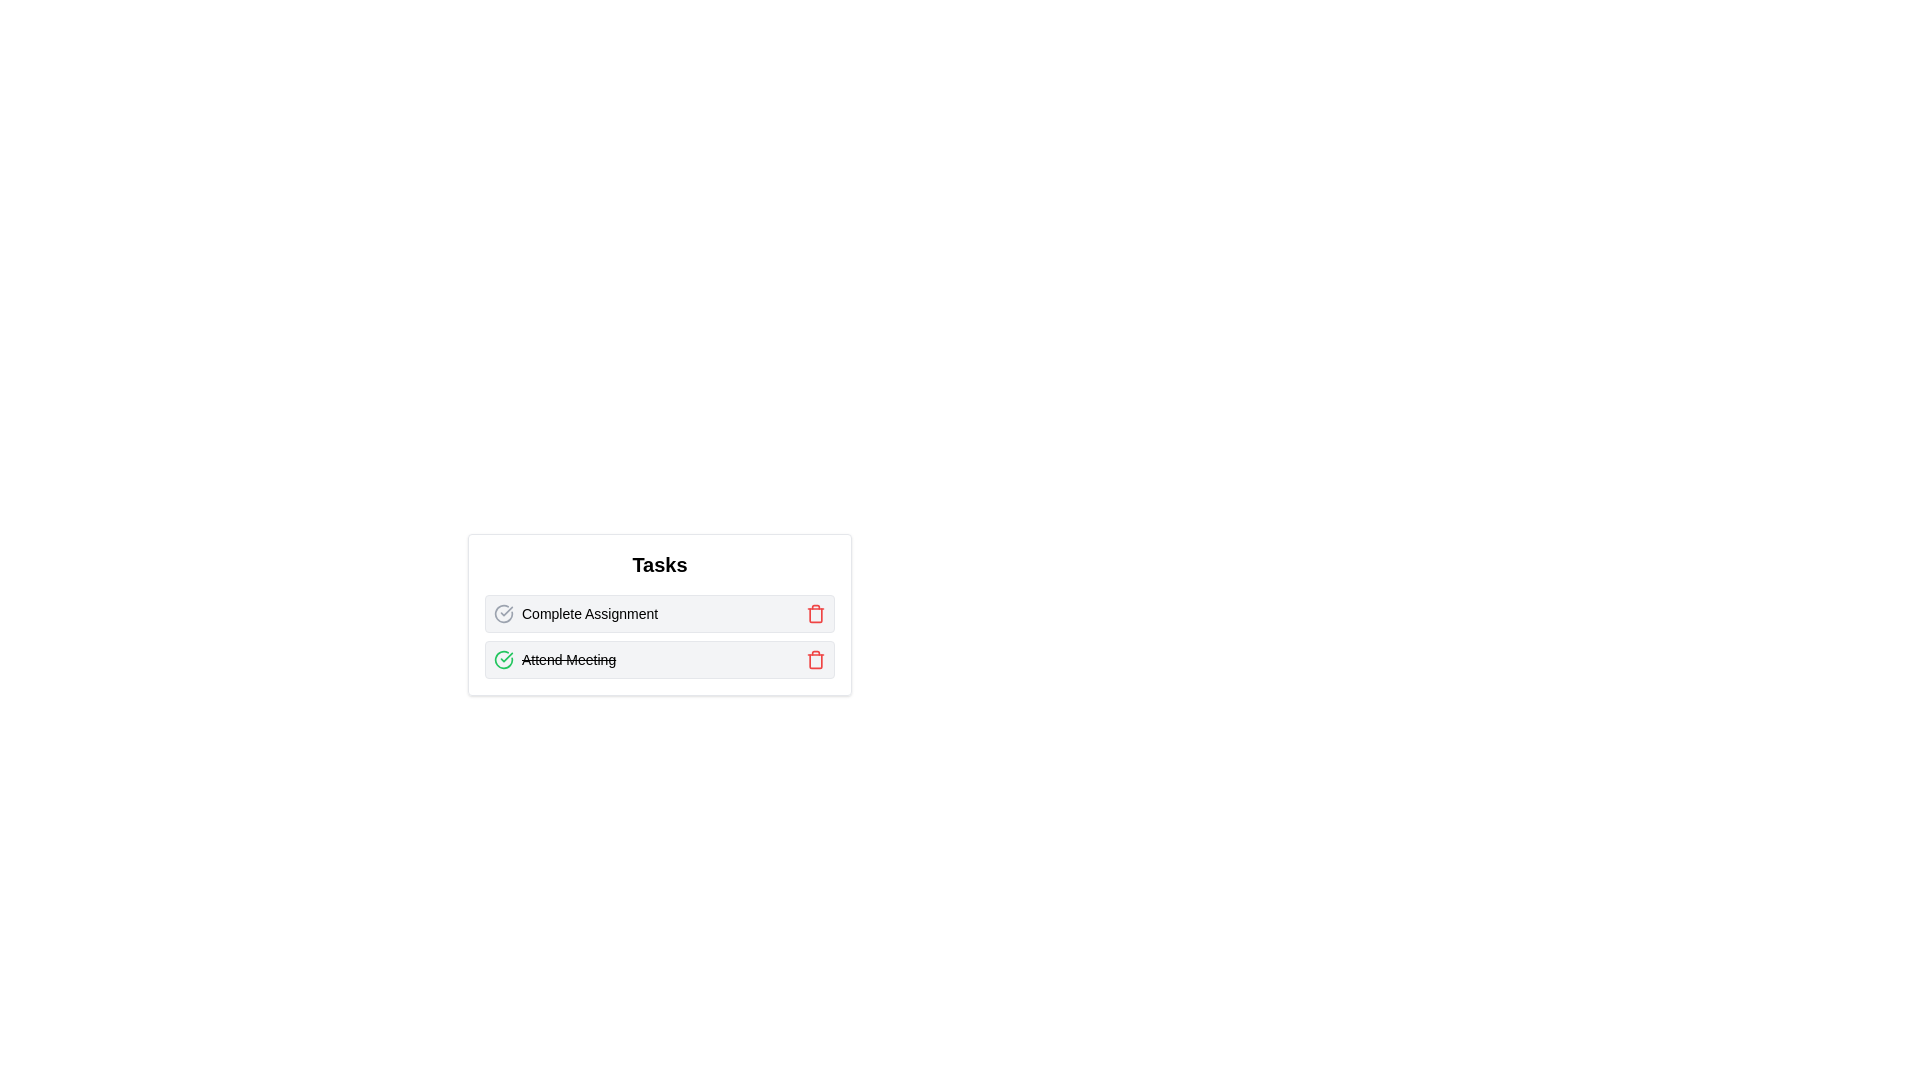  I want to click on text 'Complete Assignment' from the Label with Icon that features a circular checkmark, positioned as the first item in the task list under the 'Tasks' heading, so click(575, 612).